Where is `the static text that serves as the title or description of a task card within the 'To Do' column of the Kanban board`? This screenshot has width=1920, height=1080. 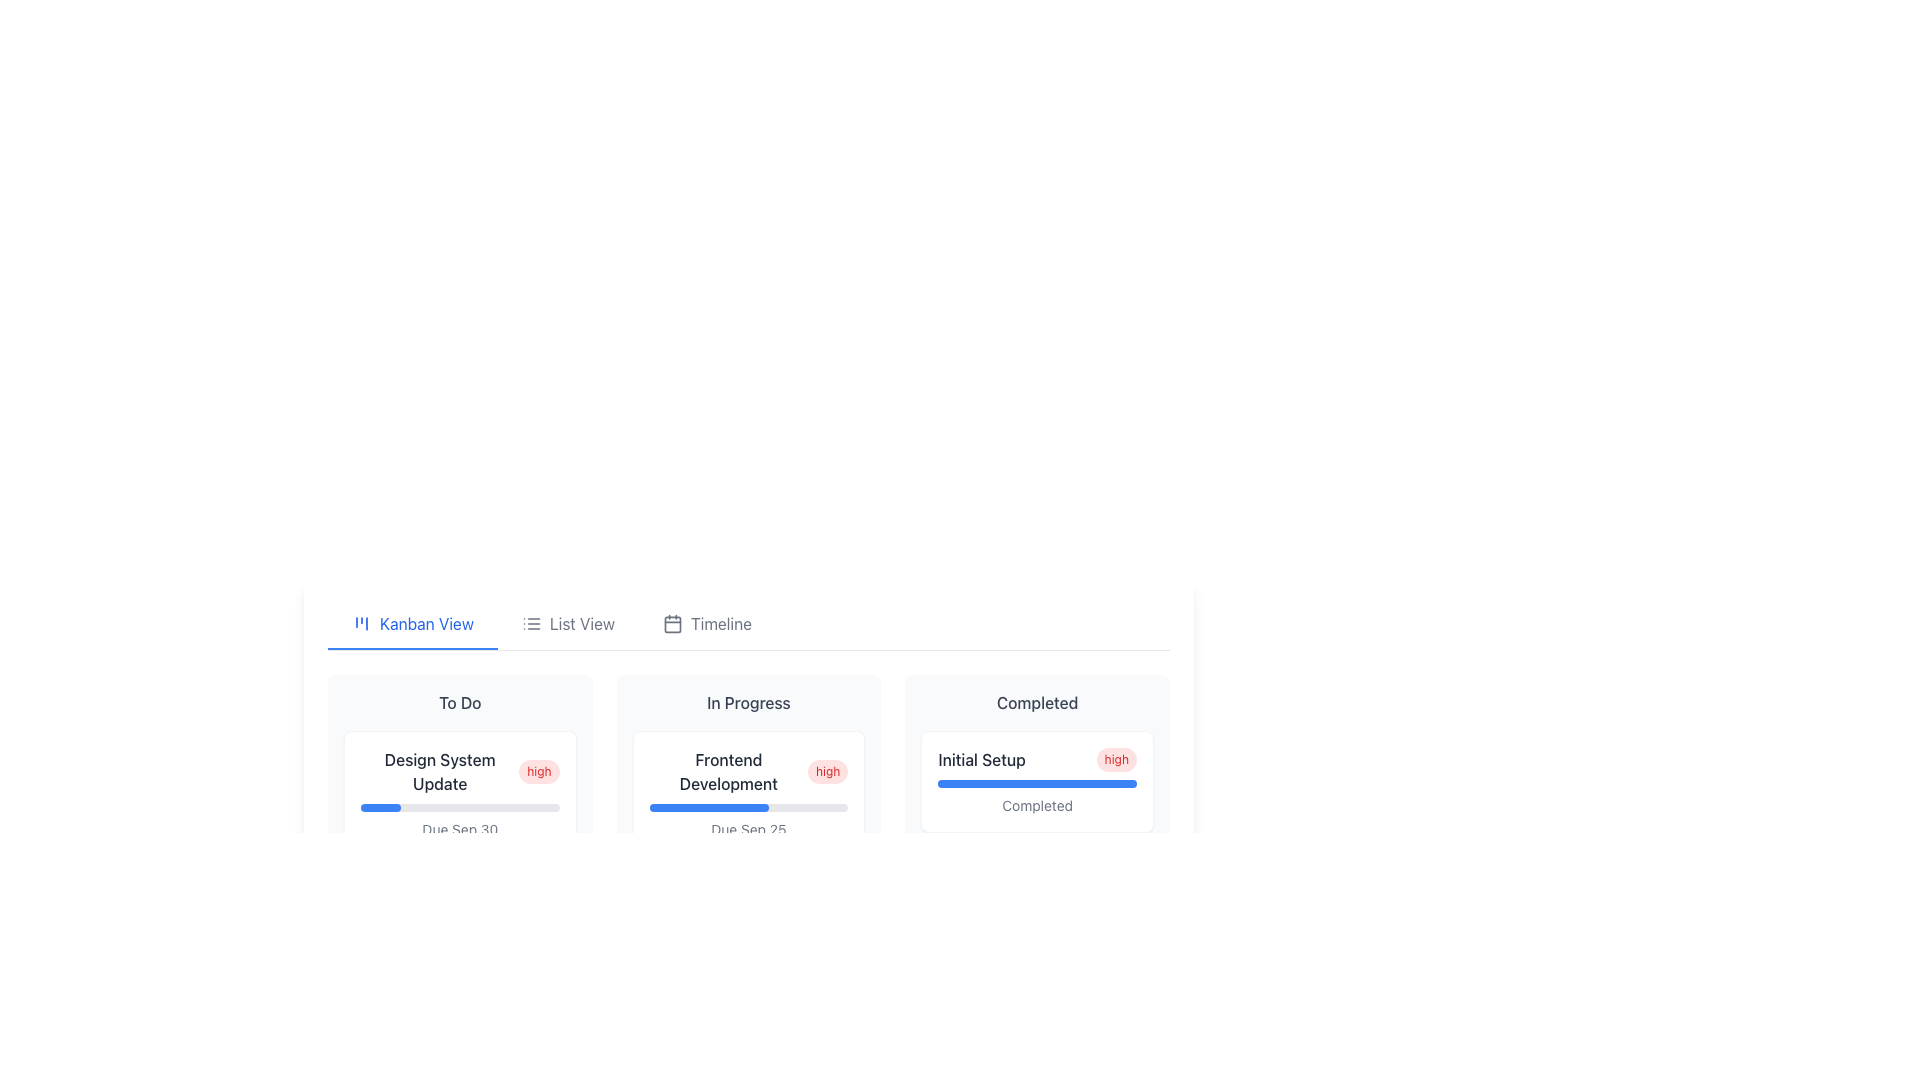 the static text that serves as the title or description of a task card within the 'To Do' column of the Kanban board is located at coordinates (439, 770).